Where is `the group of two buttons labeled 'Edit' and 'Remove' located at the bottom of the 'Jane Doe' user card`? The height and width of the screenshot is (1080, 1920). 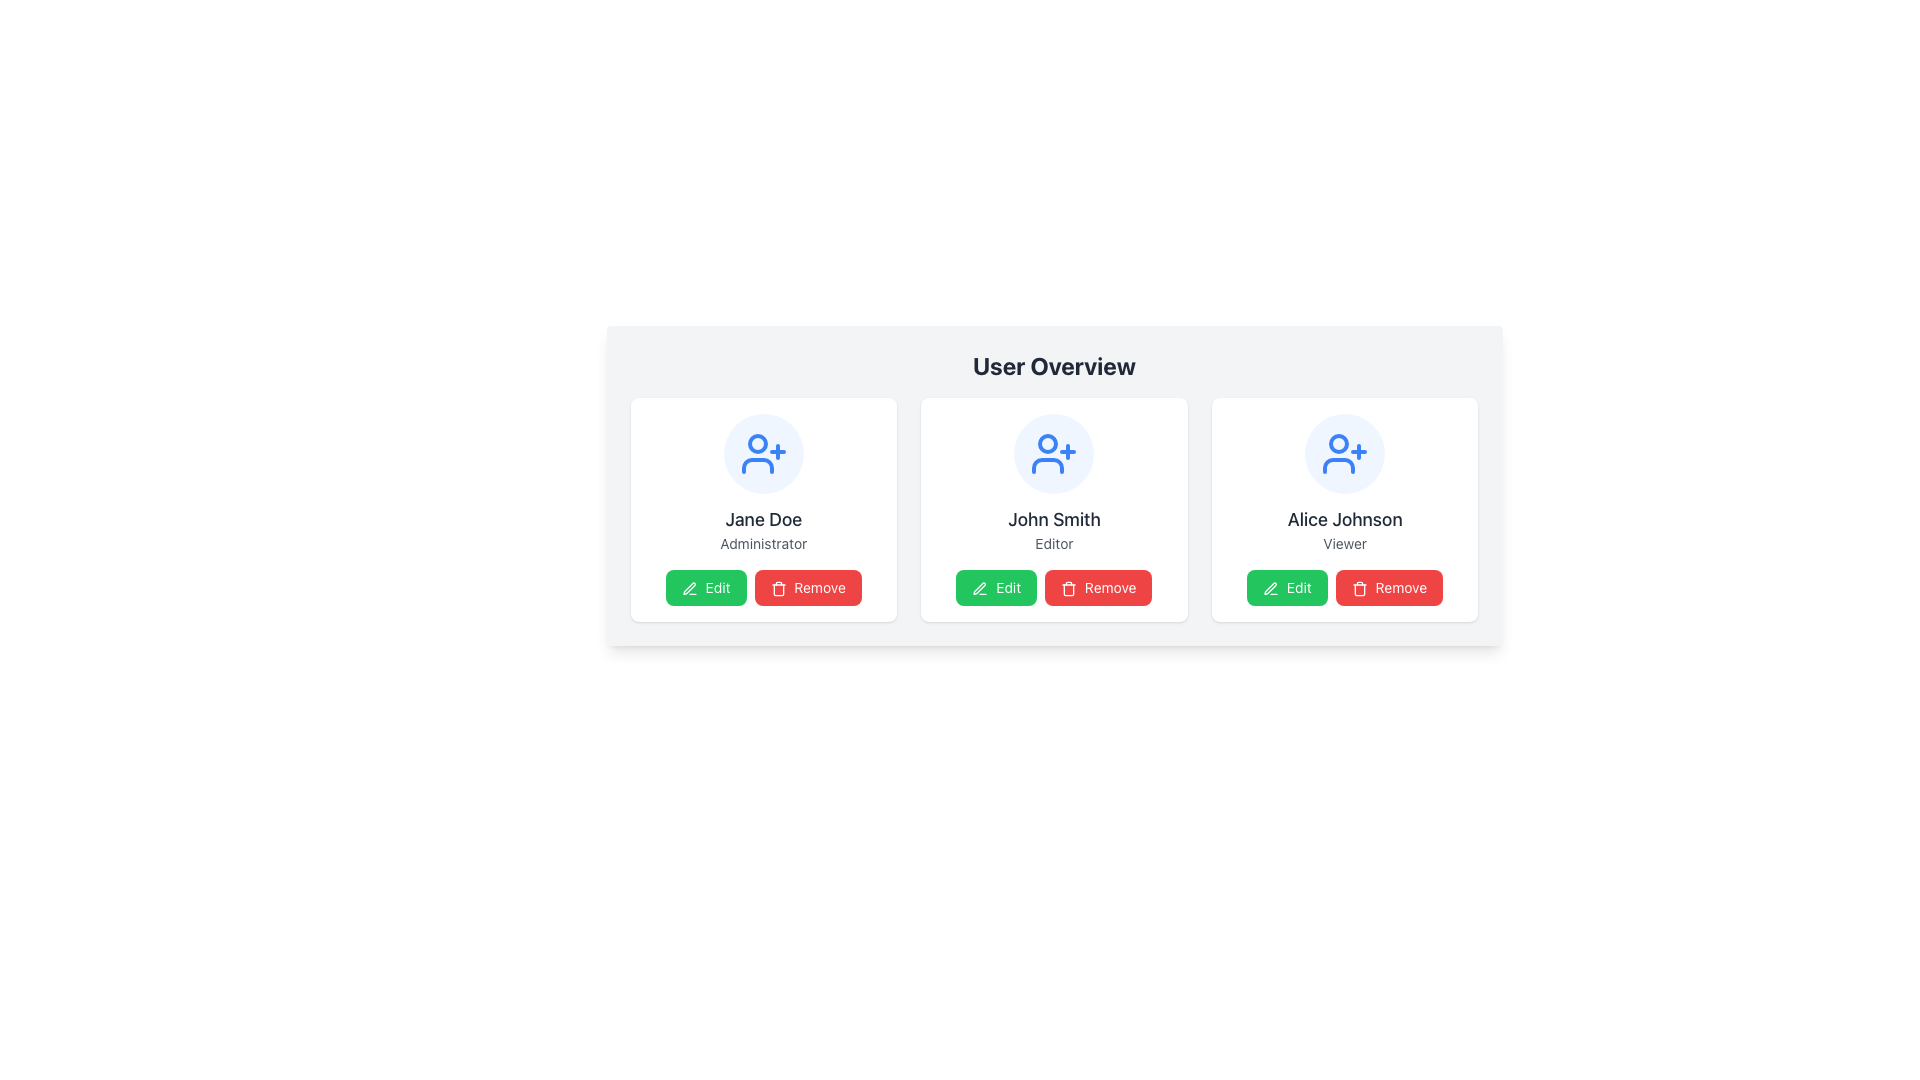 the group of two buttons labeled 'Edit' and 'Remove' located at the bottom of the 'Jane Doe' user card is located at coordinates (762, 586).